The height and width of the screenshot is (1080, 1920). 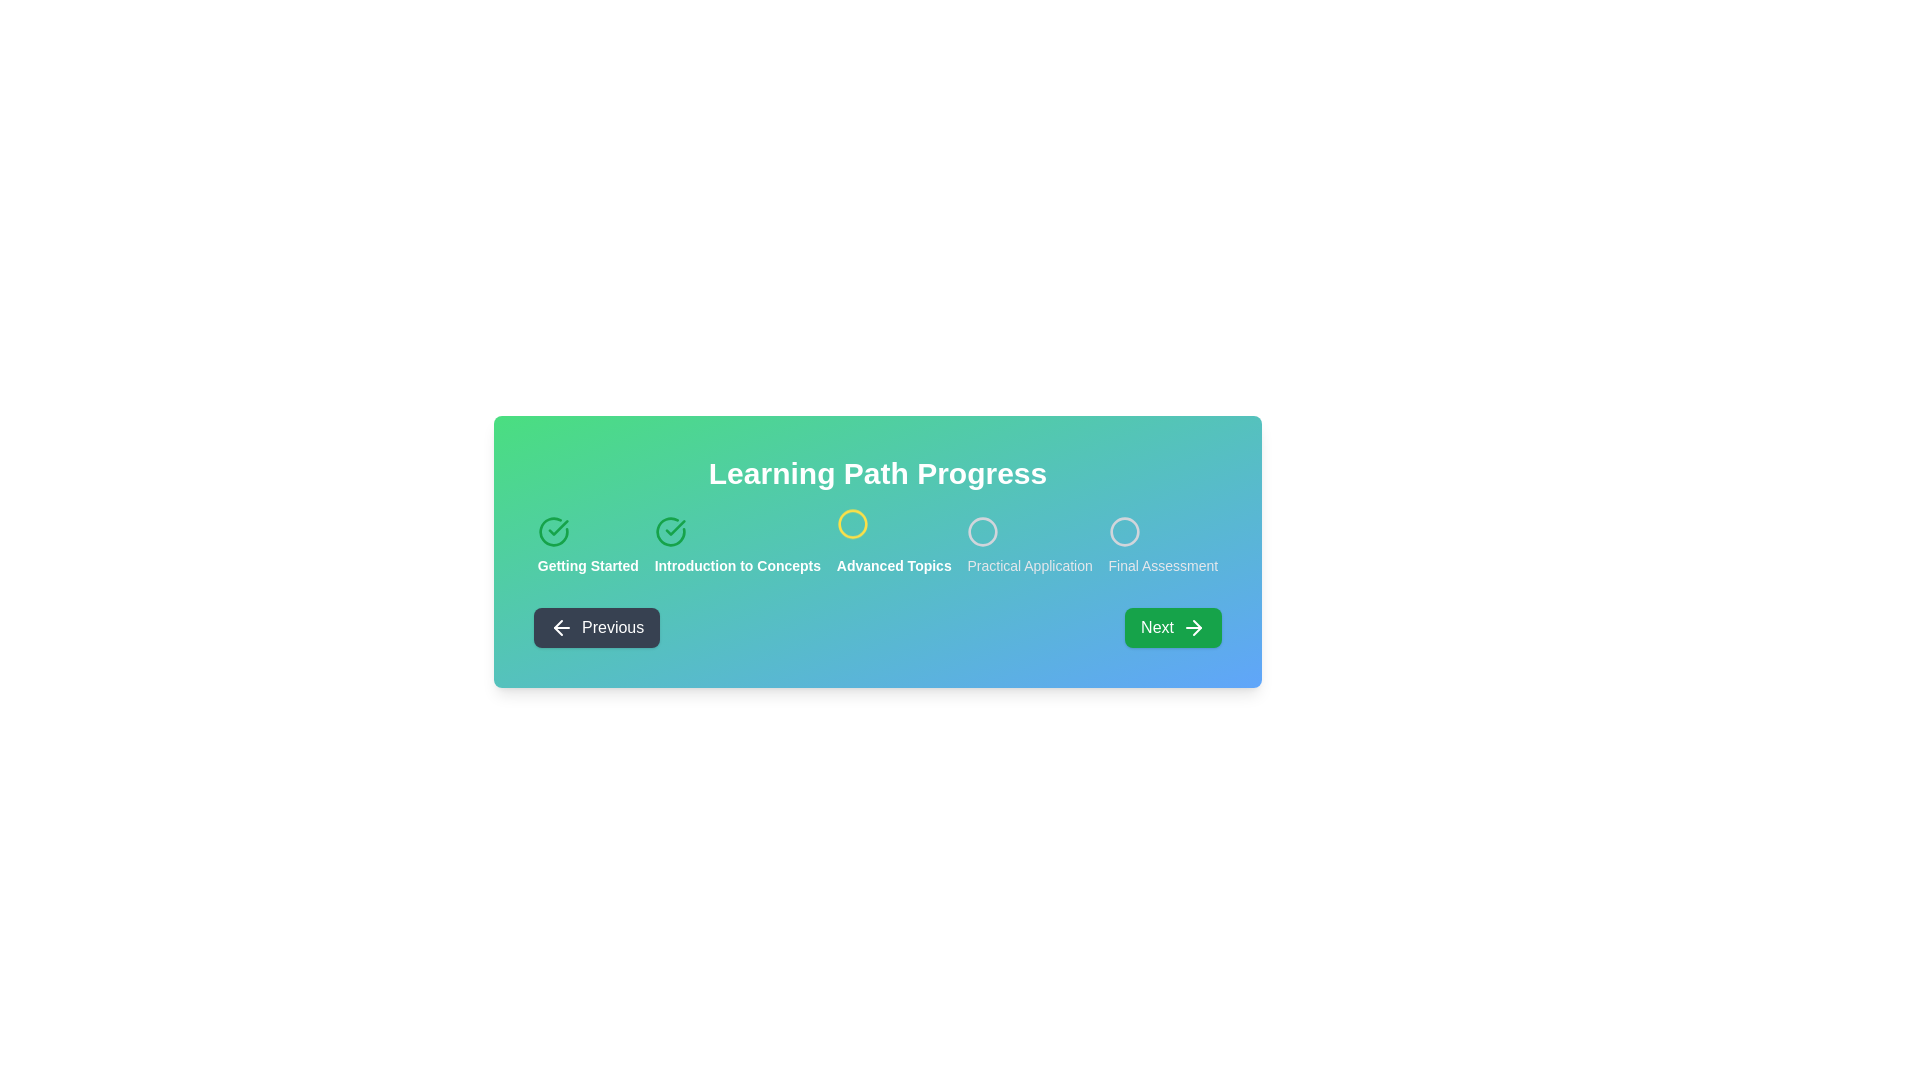 What do you see at coordinates (736, 566) in the screenshot?
I see `text label that says 'Introduction to Concepts', which is part of a progress tracker and is located between 'Getting Started' and 'Advanced Topics'` at bounding box center [736, 566].